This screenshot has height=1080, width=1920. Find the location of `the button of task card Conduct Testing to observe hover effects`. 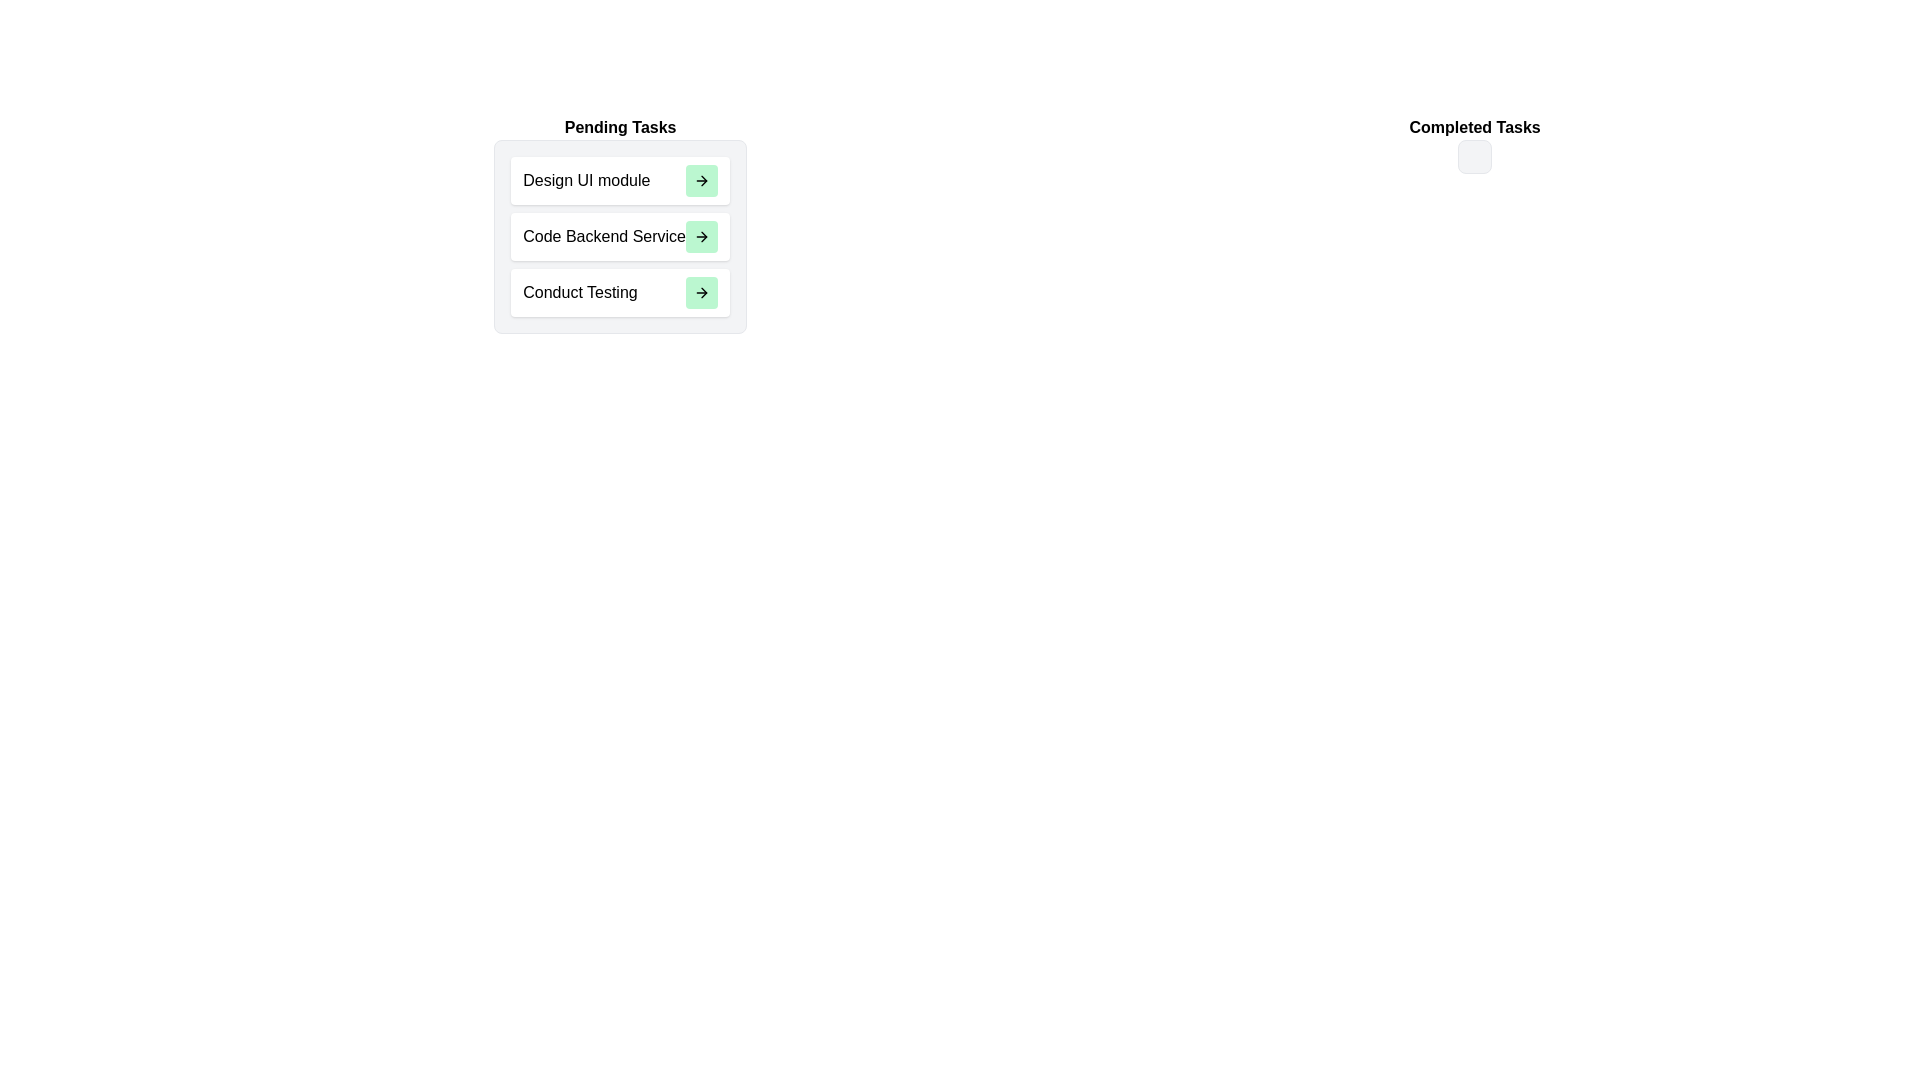

the button of task card Conduct Testing to observe hover effects is located at coordinates (701, 293).